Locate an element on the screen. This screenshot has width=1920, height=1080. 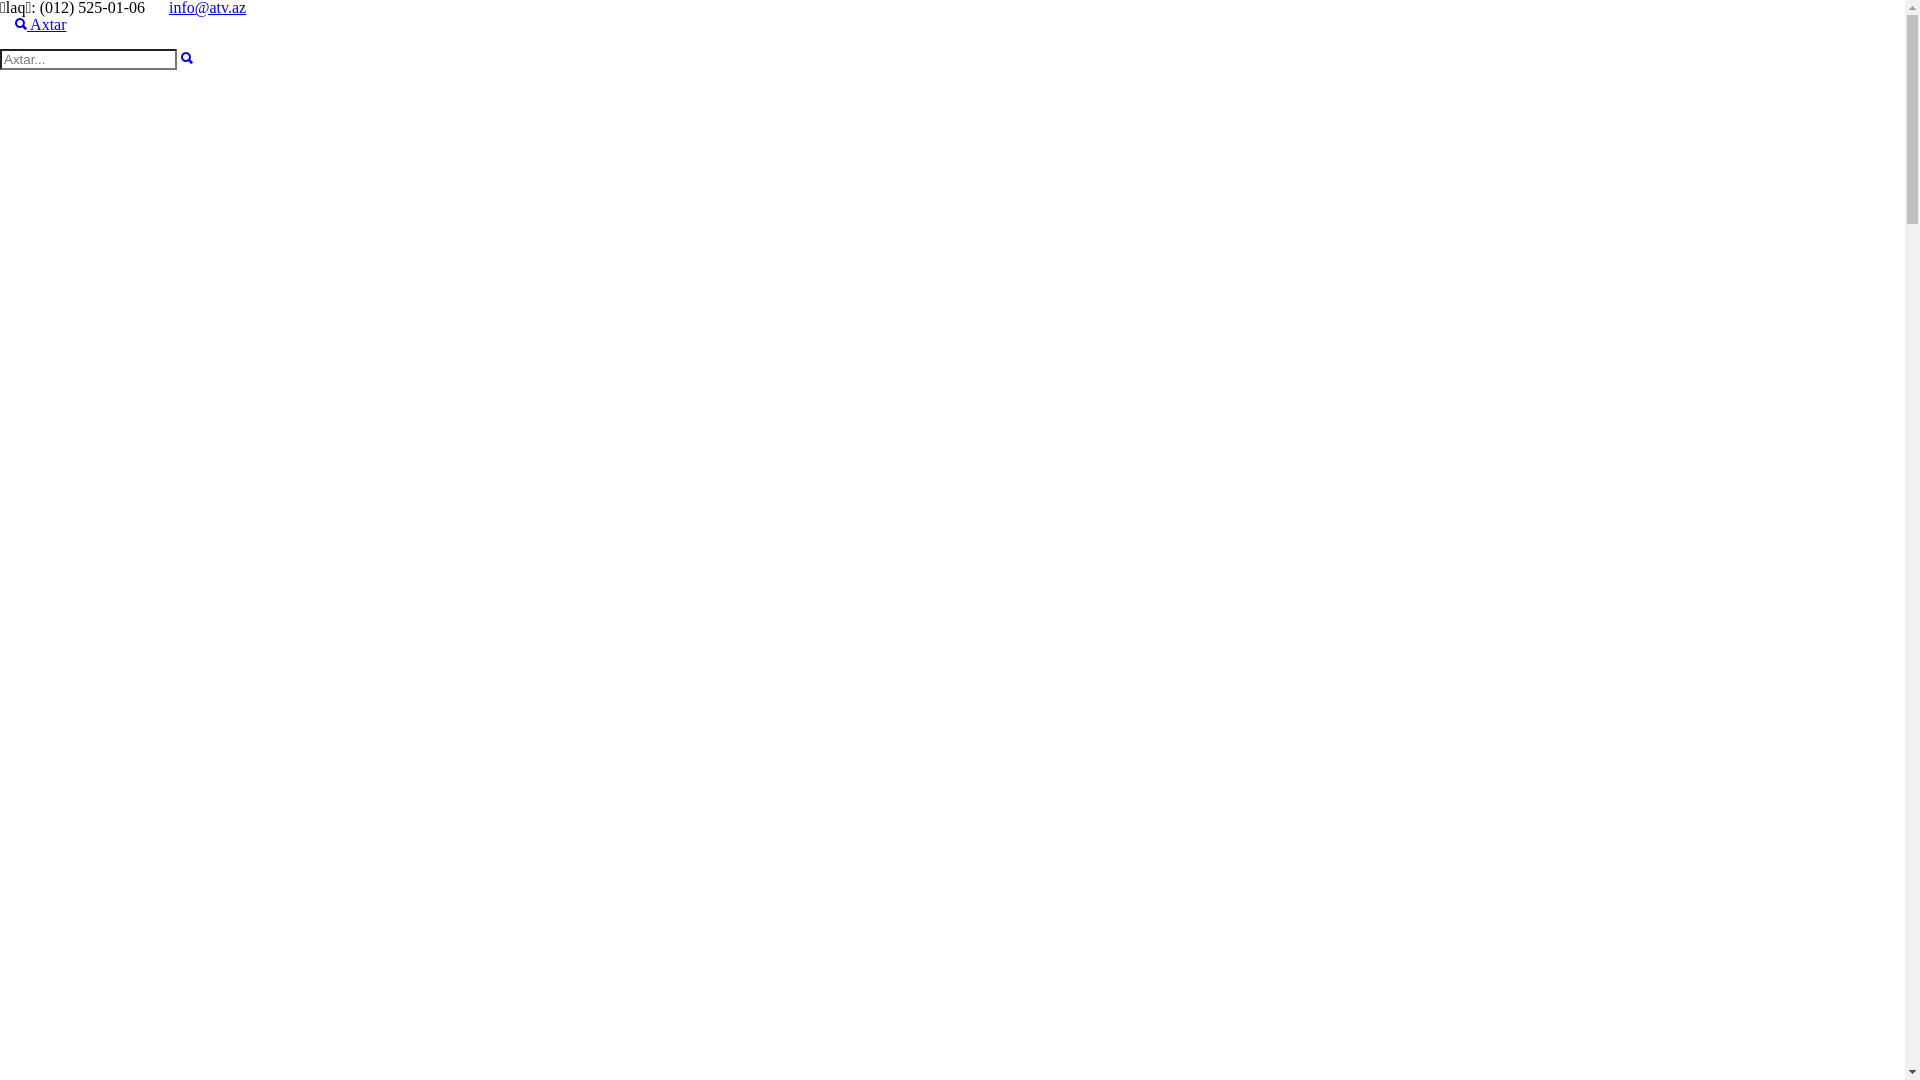
' Axtar' is located at coordinates (41, 24).